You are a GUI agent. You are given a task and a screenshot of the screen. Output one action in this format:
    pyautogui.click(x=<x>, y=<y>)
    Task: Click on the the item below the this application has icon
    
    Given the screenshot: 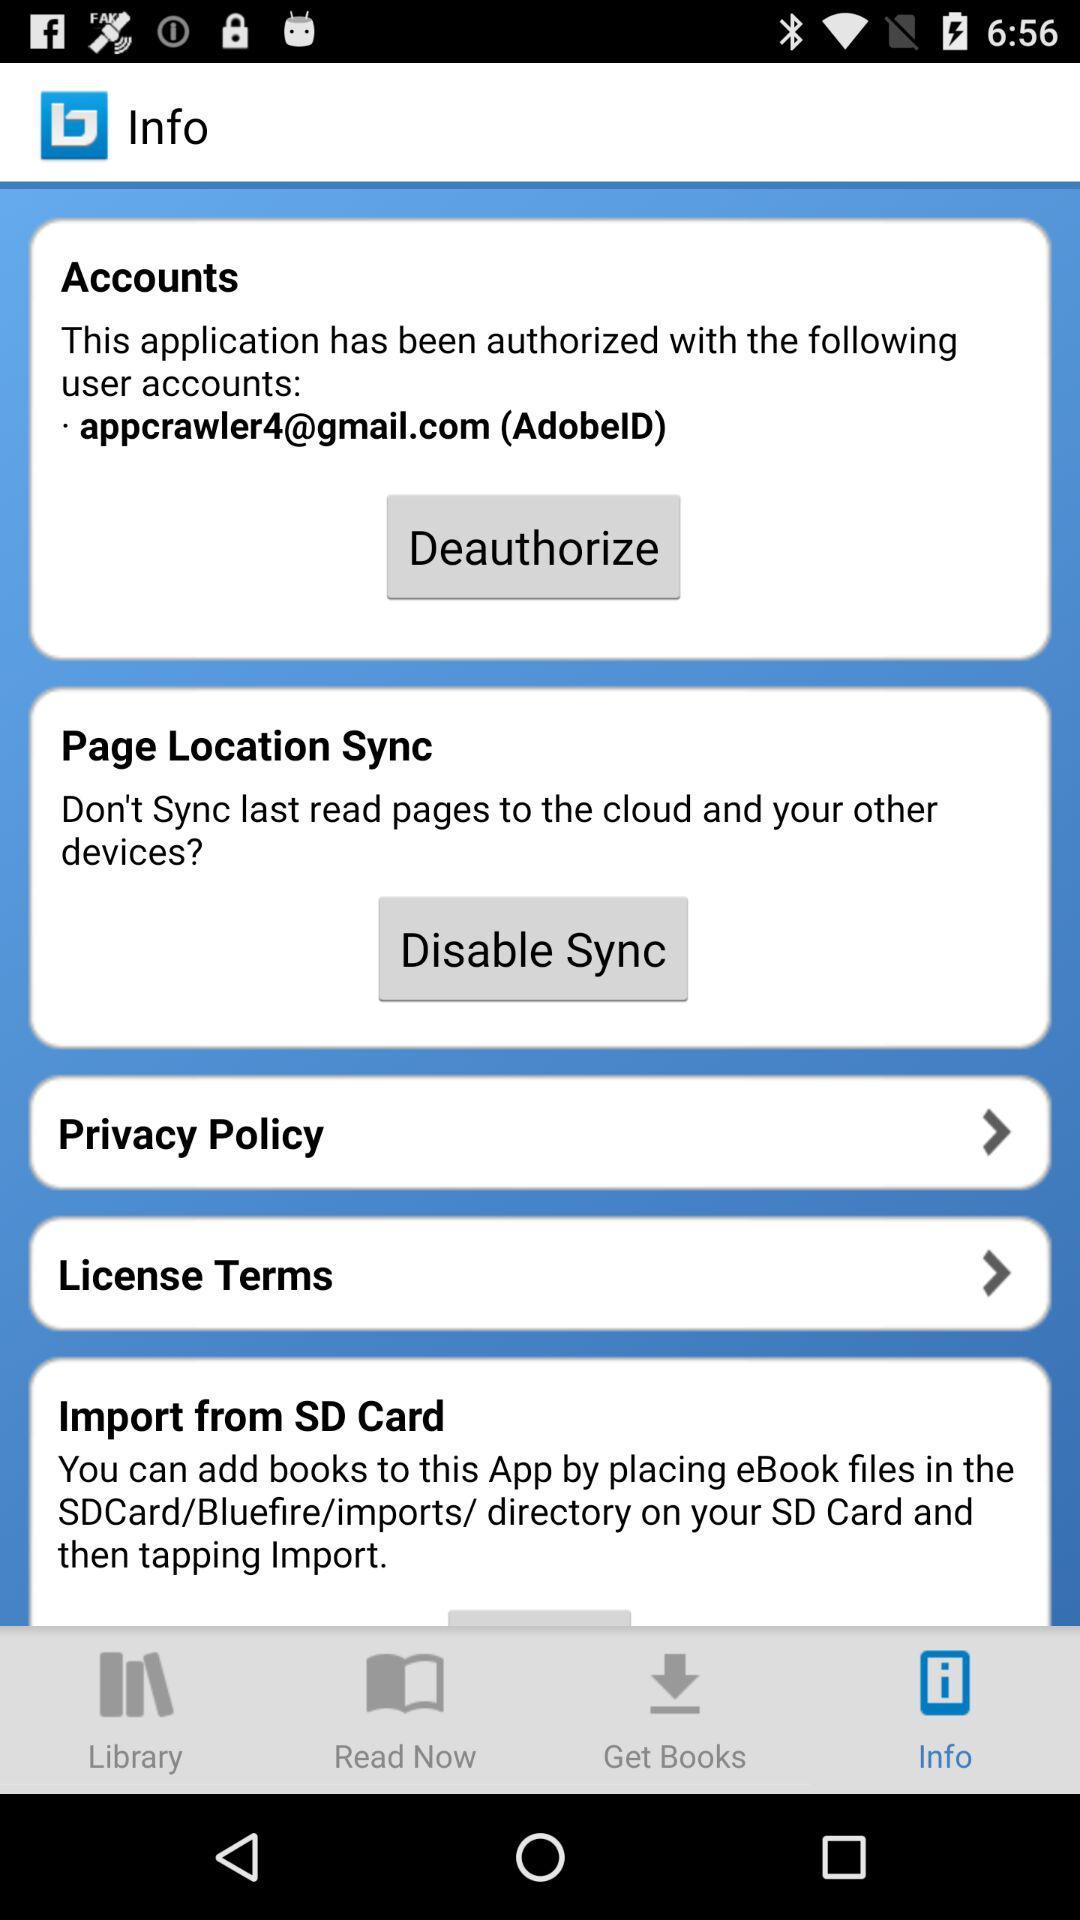 What is the action you would take?
    pyautogui.click(x=532, y=546)
    